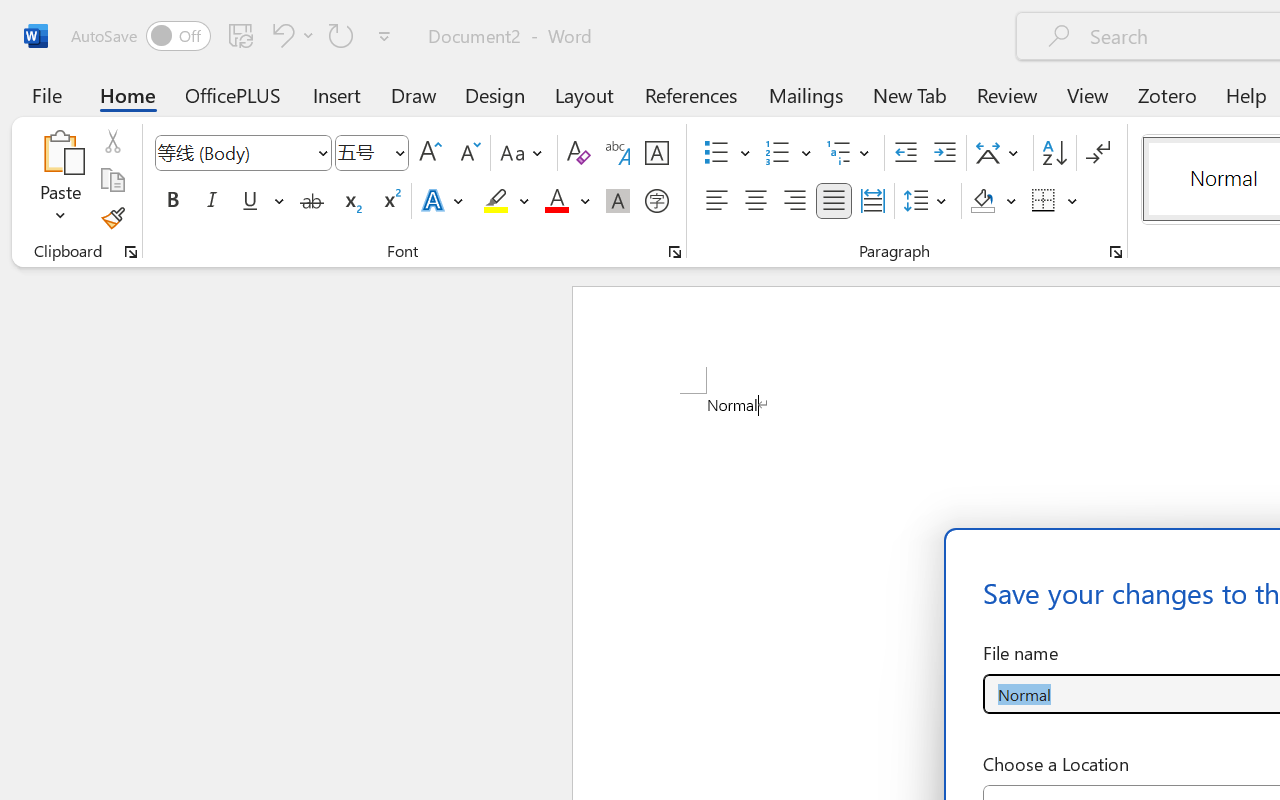 This screenshot has width=1280, height=800. What do you see at coordinates (337, 94) in the screenshot?
I see `'Insert'` at bounding box center [337, 94].